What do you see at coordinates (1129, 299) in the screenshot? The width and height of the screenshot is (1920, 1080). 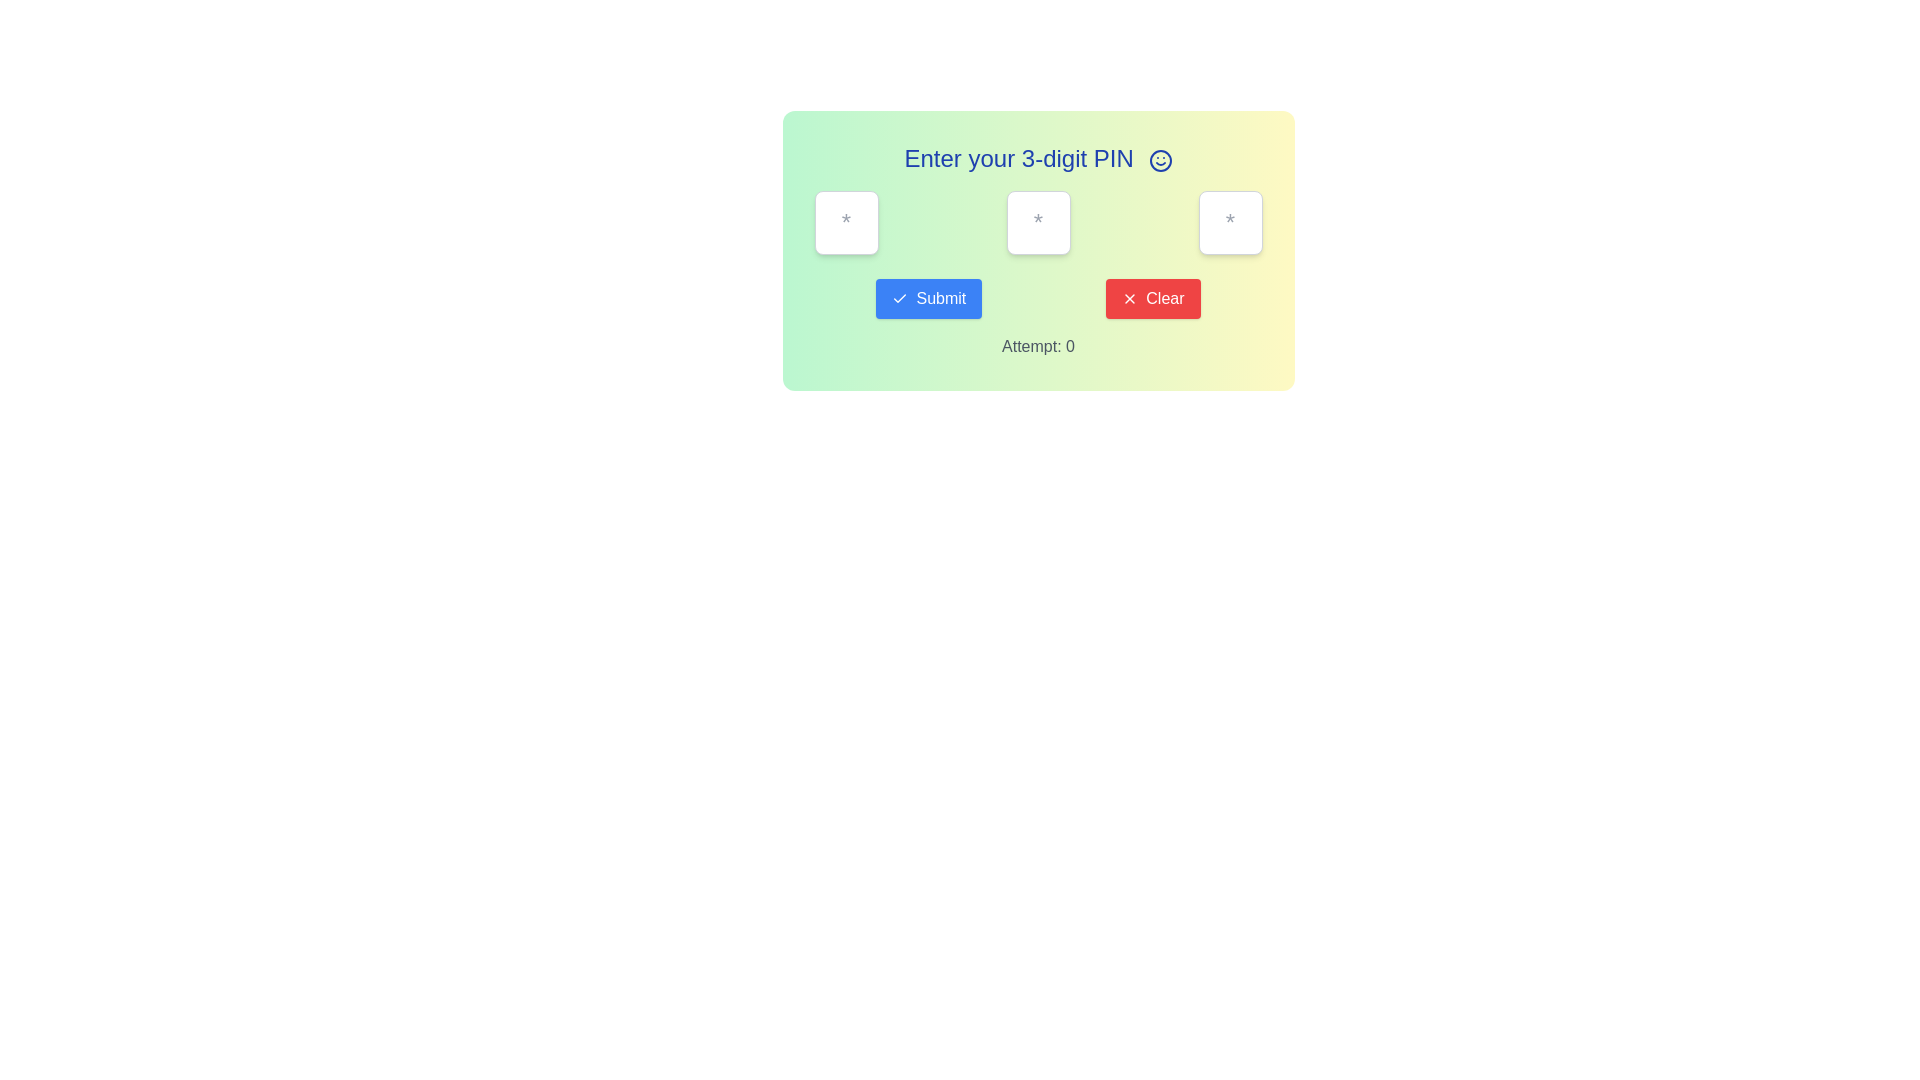 I see `the 'X' icon on the red background within the 'Clear' button to clear the input for the 3-digit PIN` at bounding box center [1129, 299].